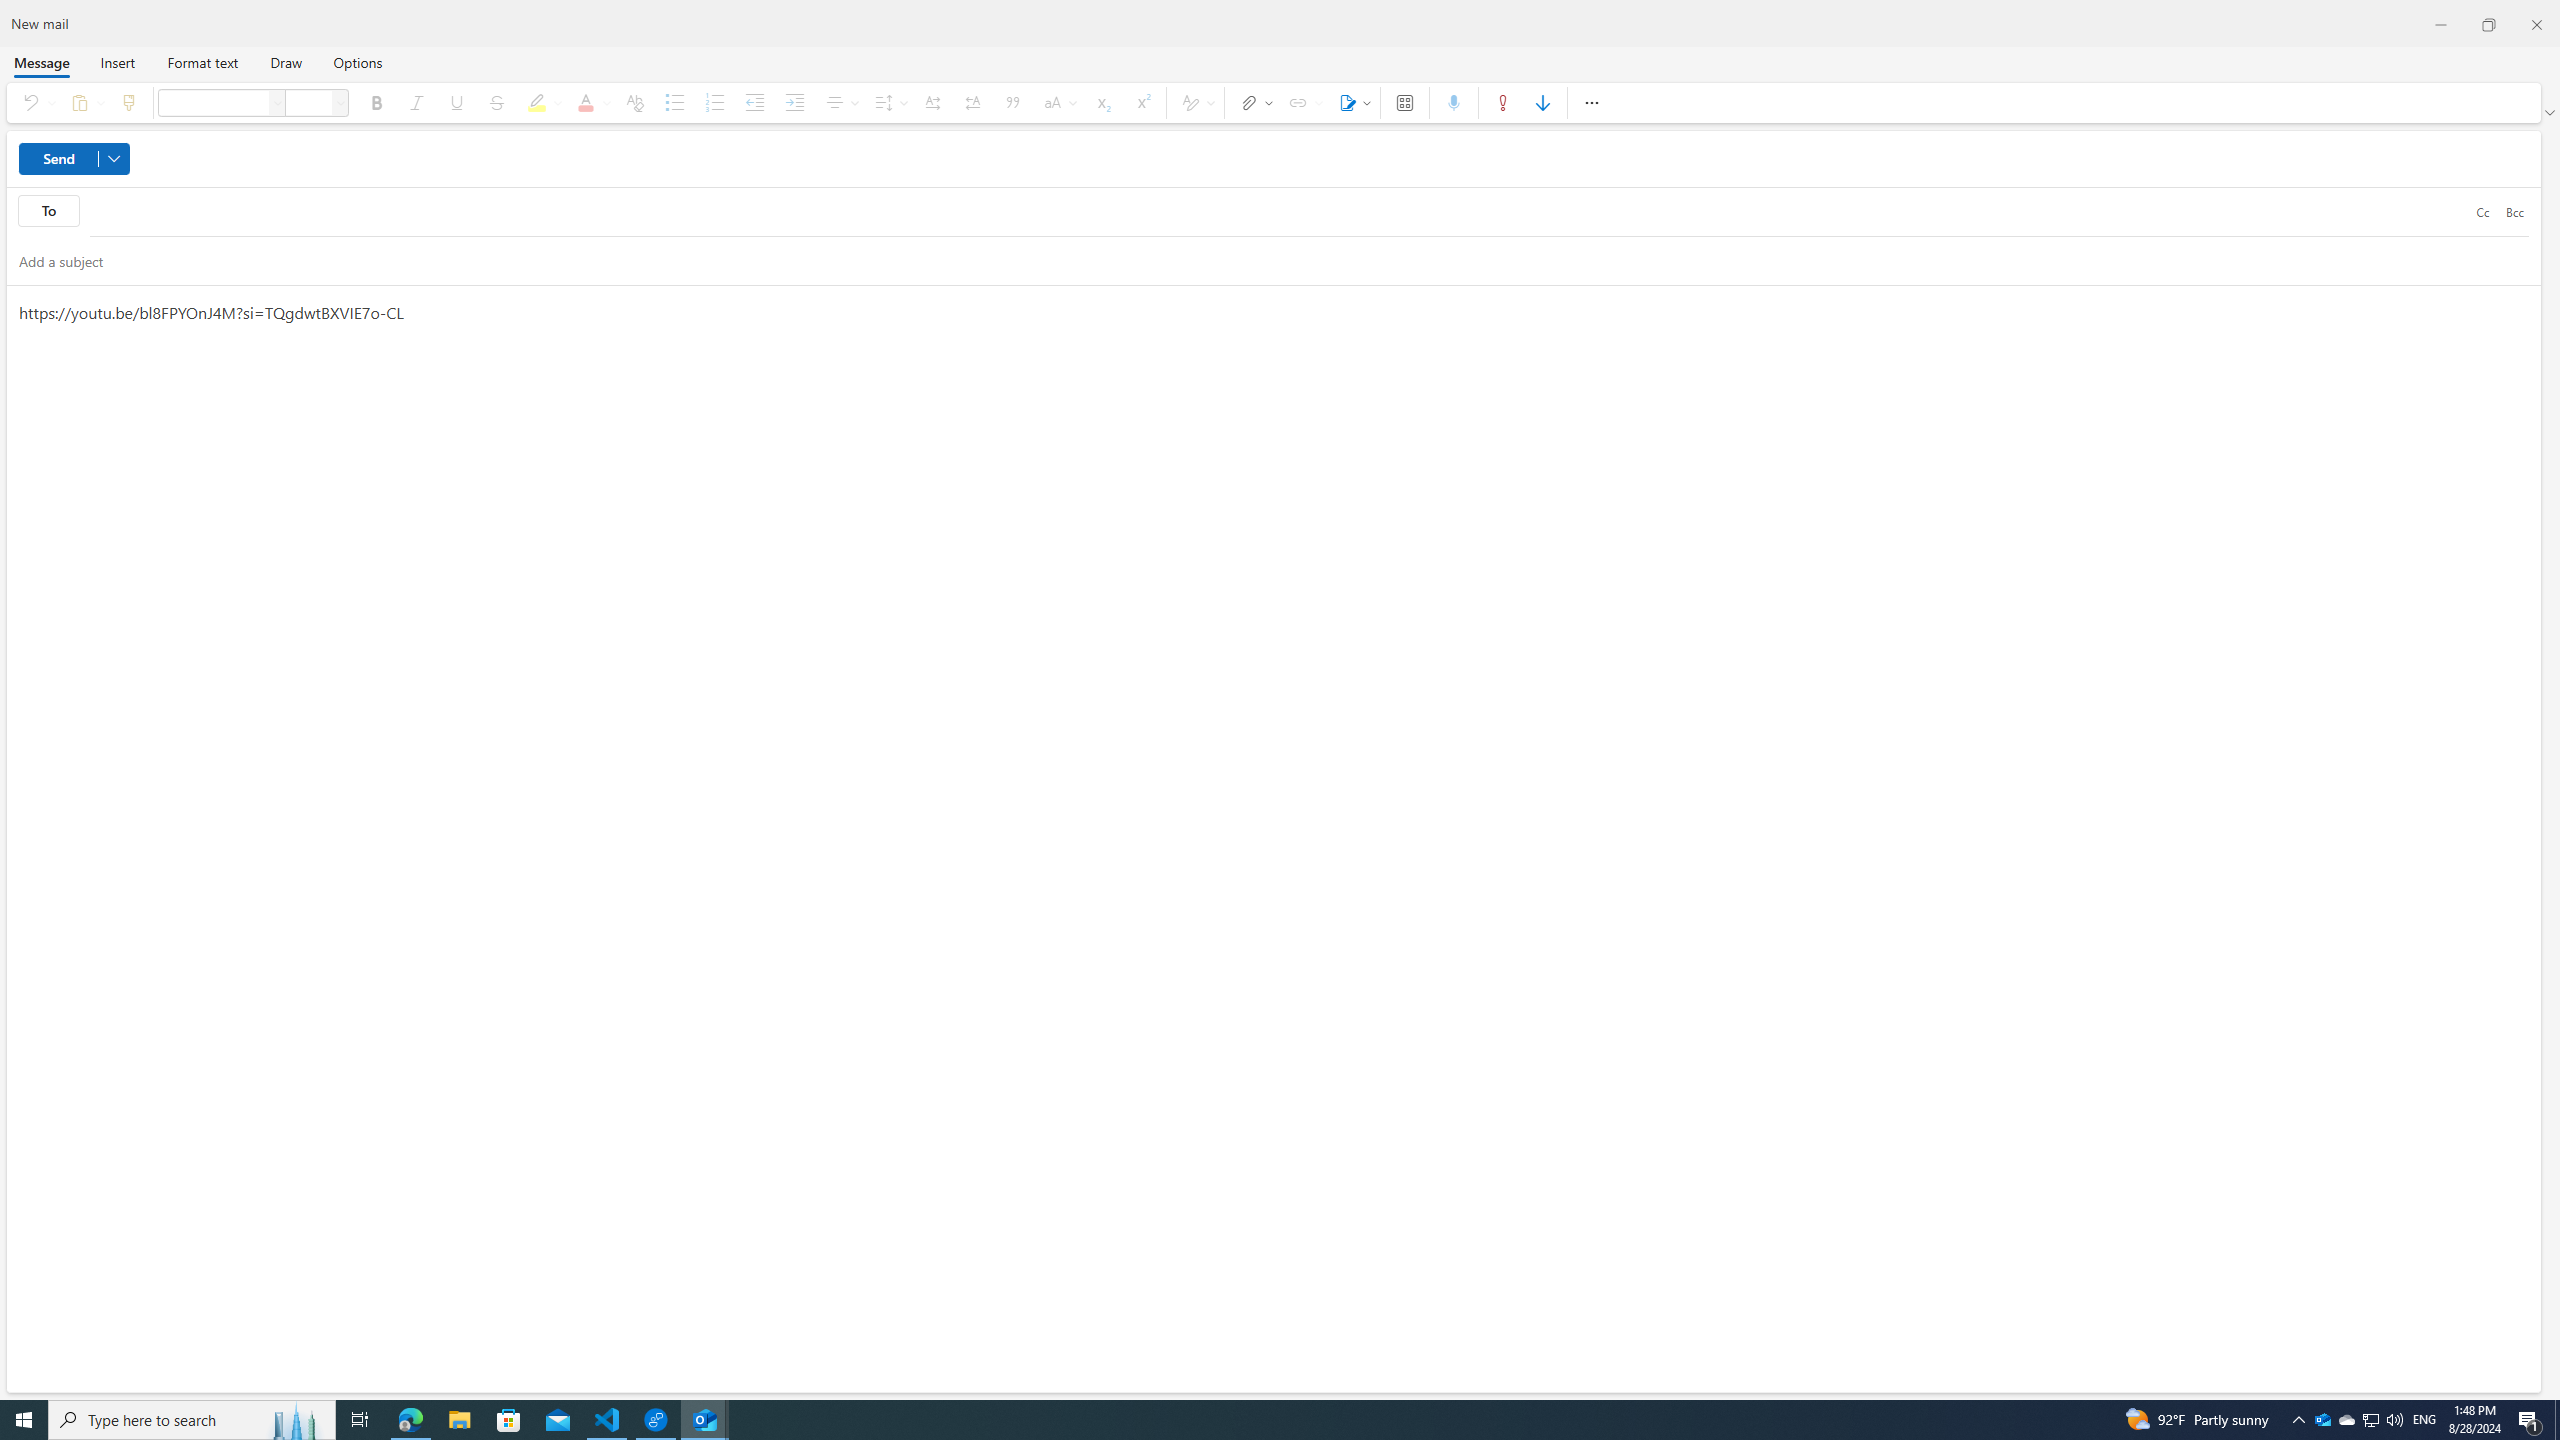  I want to click on 'Draw', so click(285, 61).